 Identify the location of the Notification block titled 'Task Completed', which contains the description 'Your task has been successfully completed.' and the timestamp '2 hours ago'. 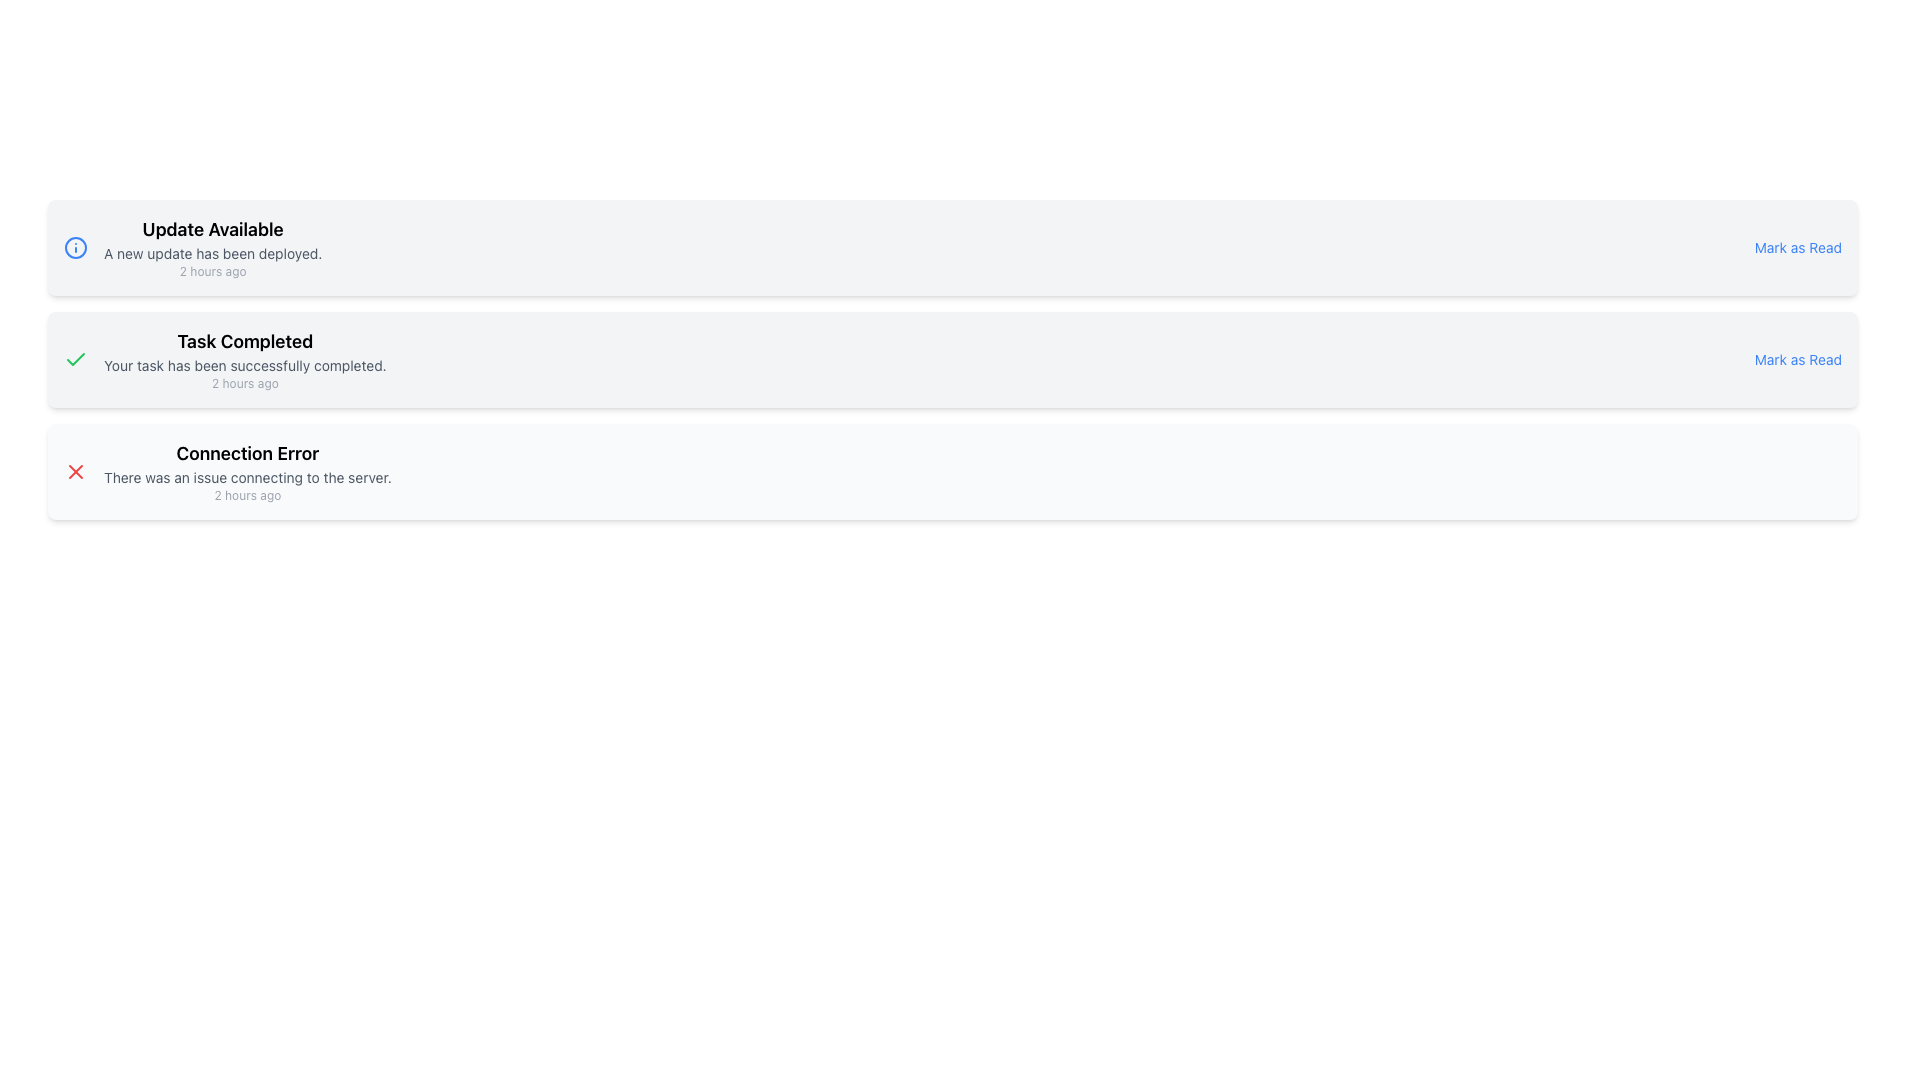
(244, 358).